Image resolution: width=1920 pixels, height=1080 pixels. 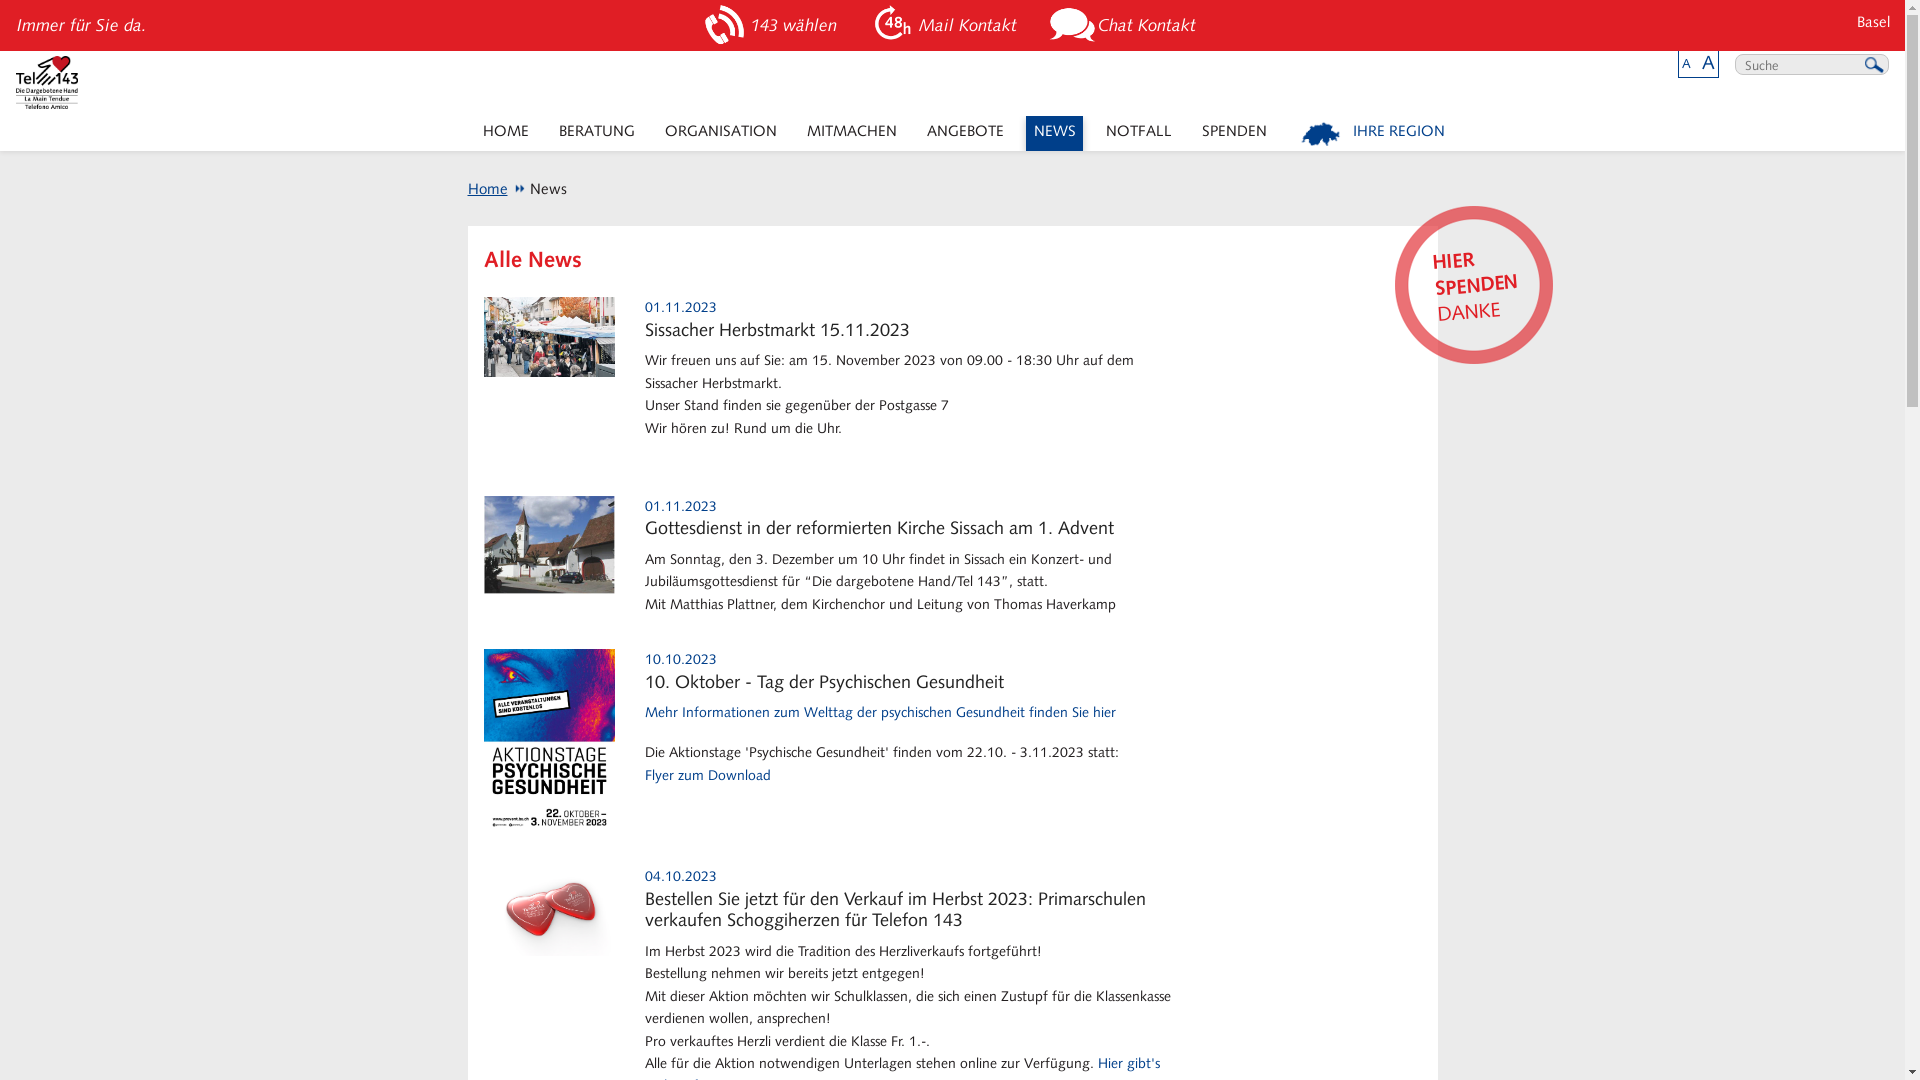 I want to click on 'BERATUNG', so click(x=595, y=133).